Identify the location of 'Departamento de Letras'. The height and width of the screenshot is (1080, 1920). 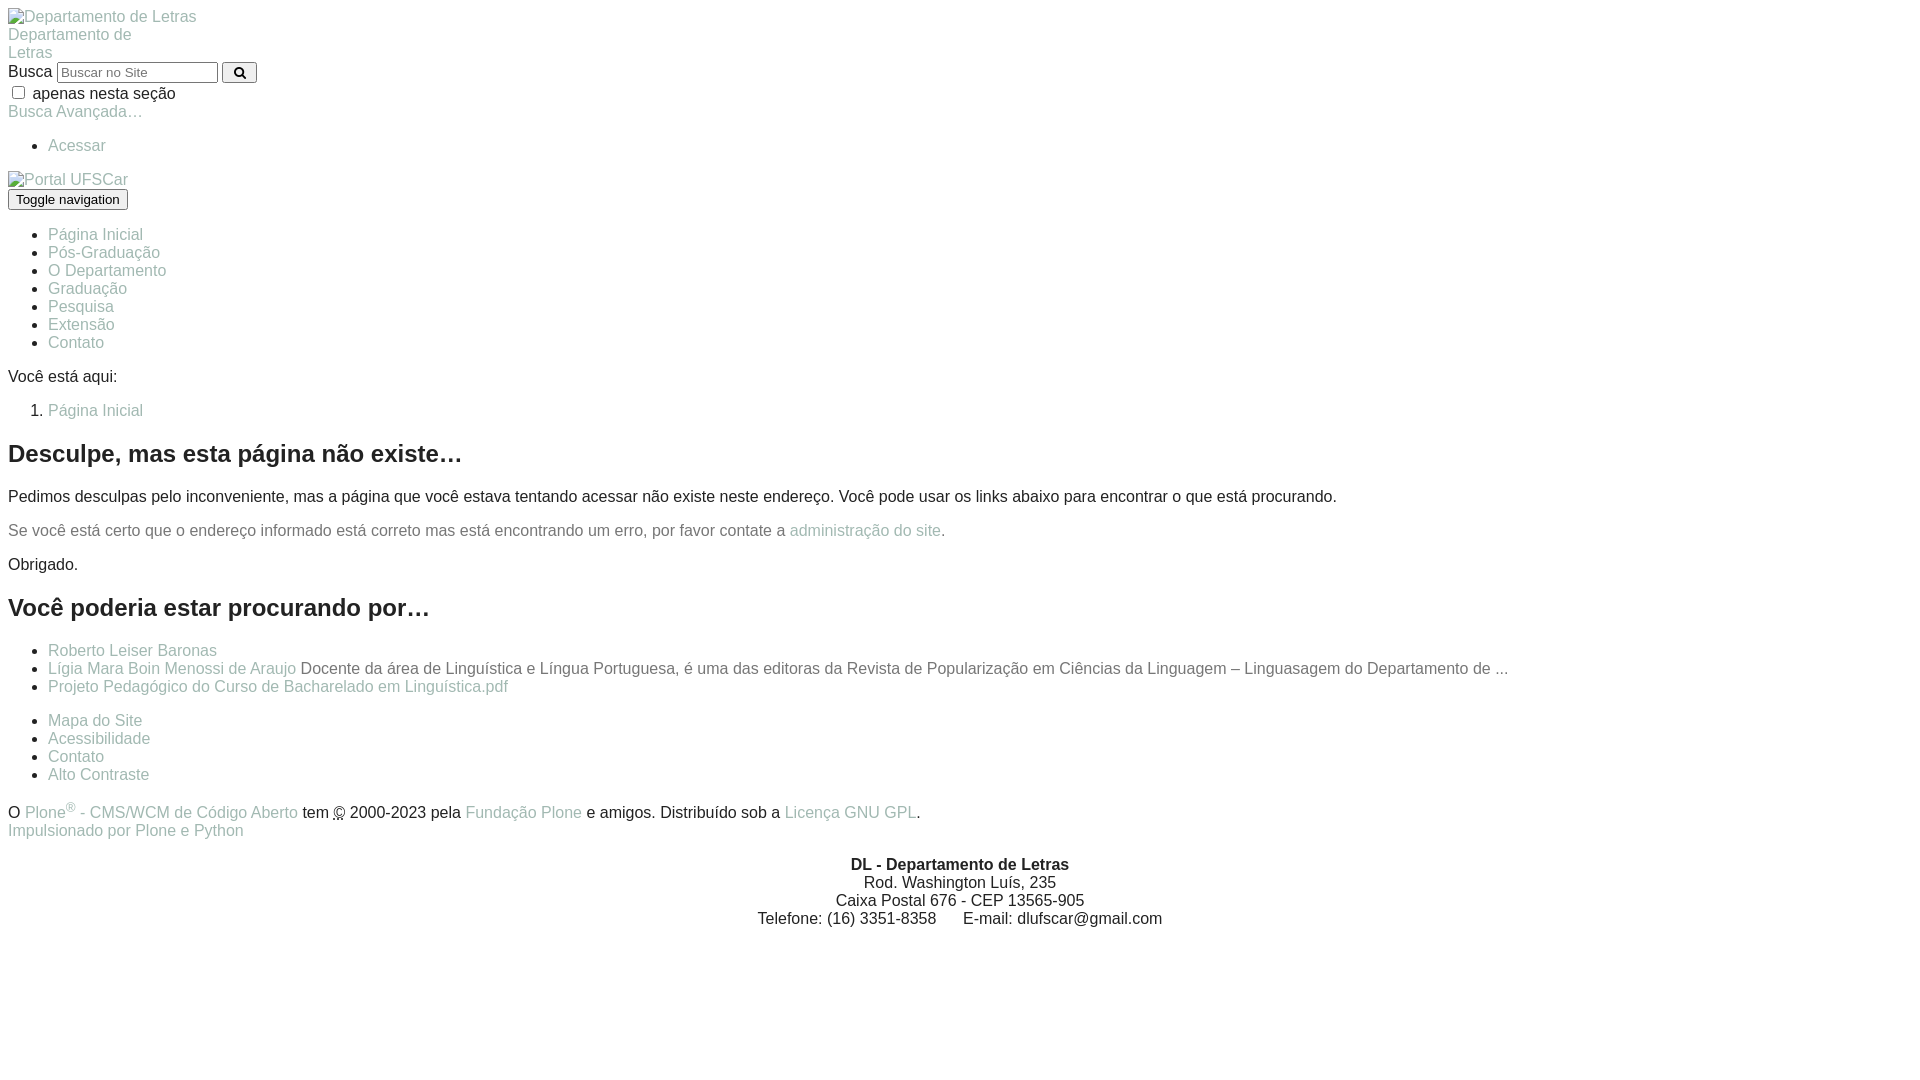
(101, 16).